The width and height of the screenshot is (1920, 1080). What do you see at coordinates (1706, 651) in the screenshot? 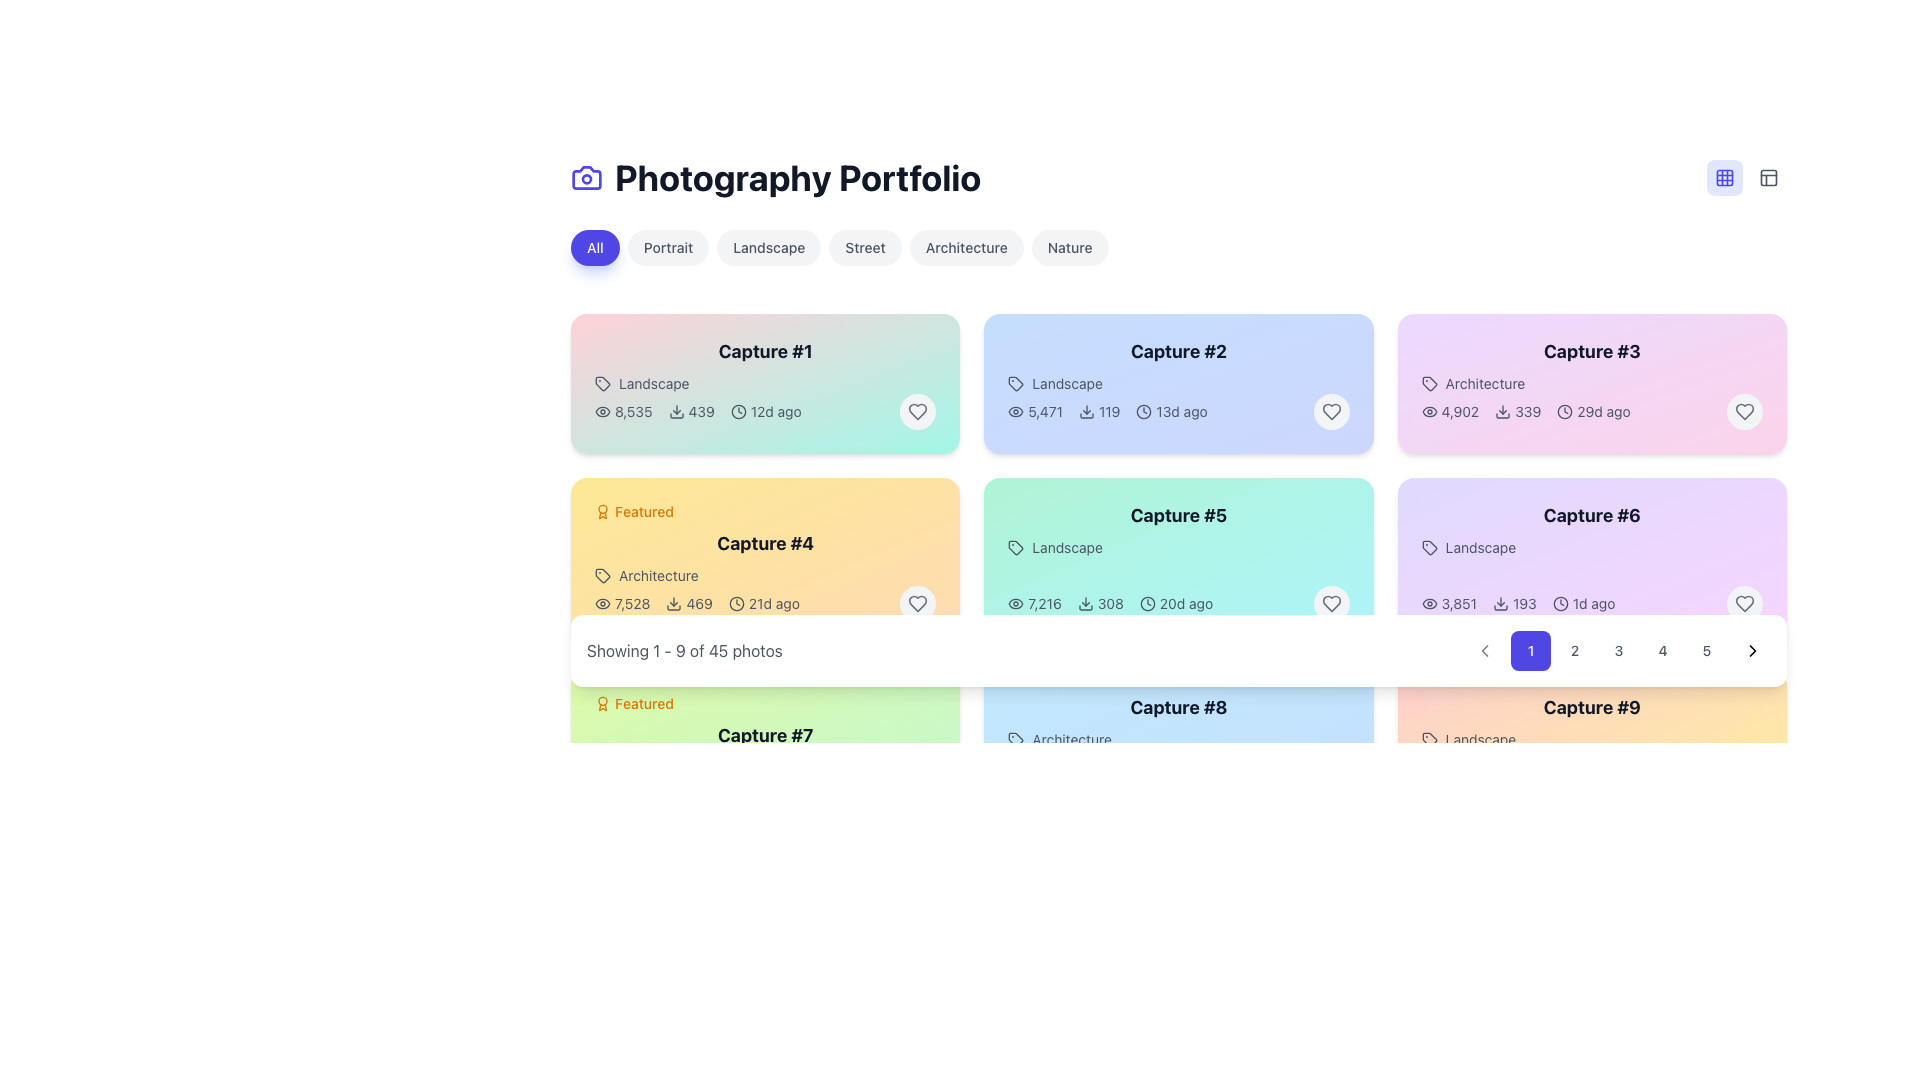
I see `the rounded square button labeled '5' with a light gray background` at bounding box center [1706, 651].